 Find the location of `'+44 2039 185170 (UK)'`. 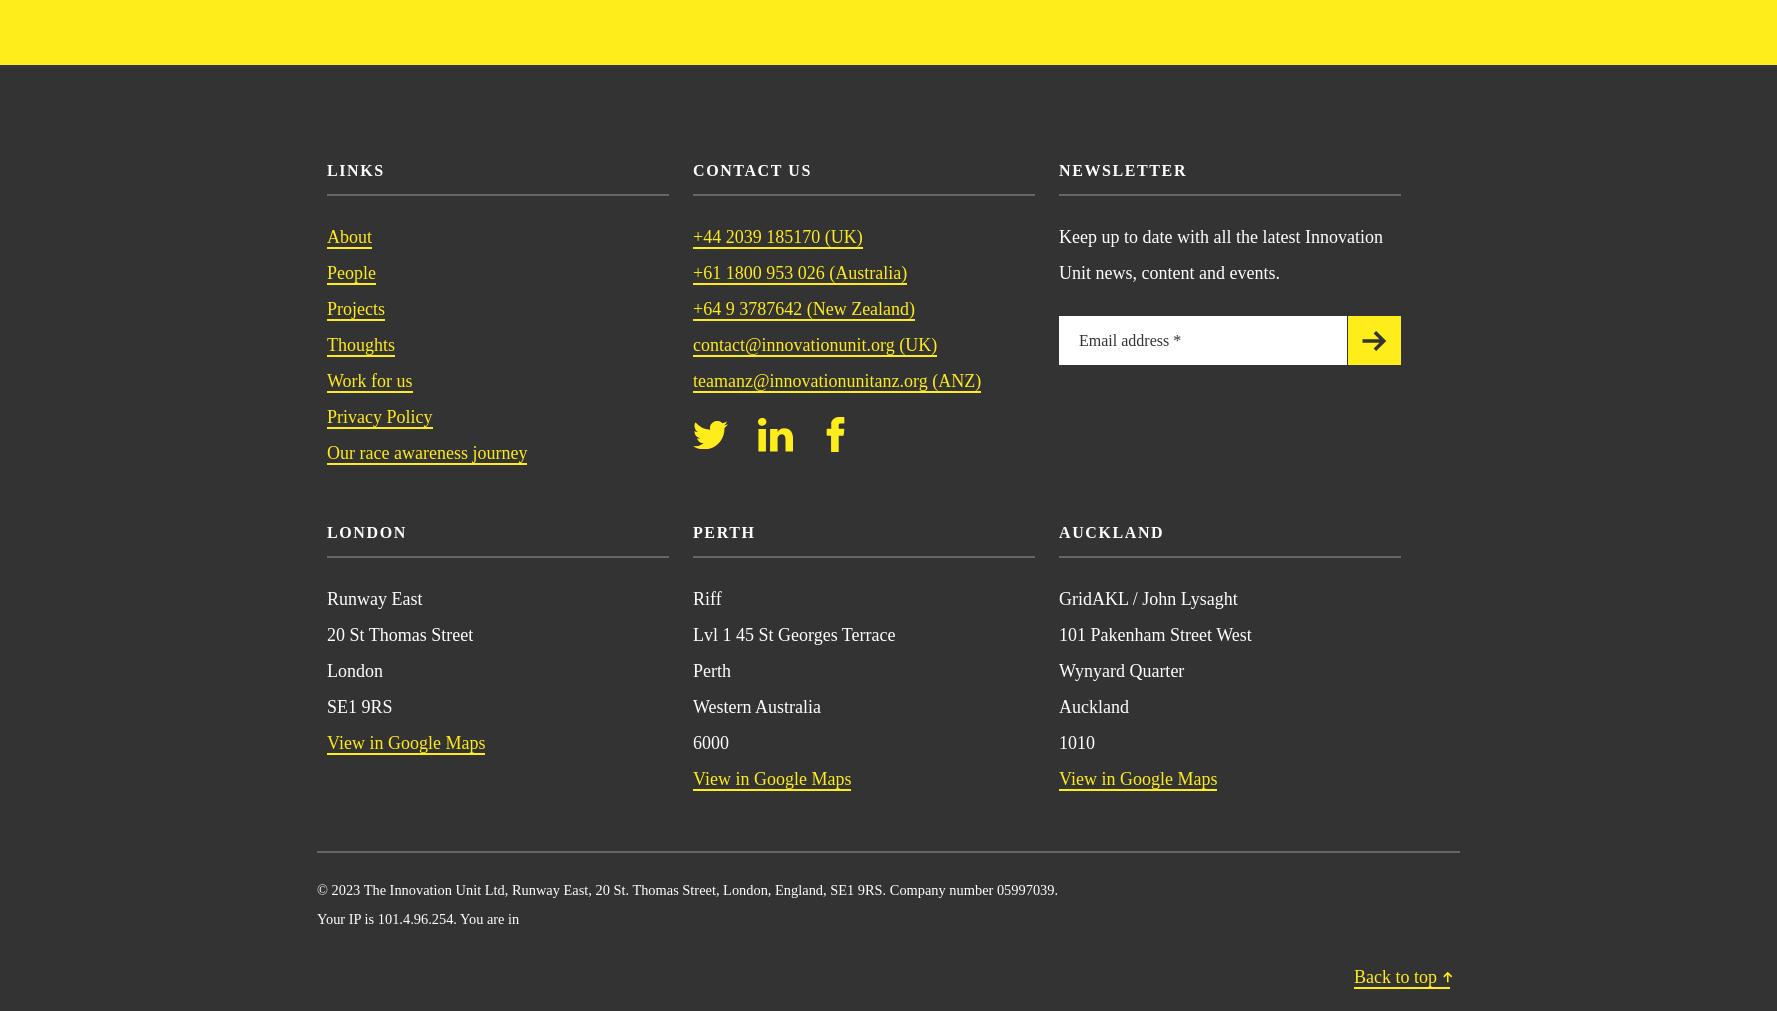

'+44 2039 185170 (UK)' is located at coordinates (777, 235).